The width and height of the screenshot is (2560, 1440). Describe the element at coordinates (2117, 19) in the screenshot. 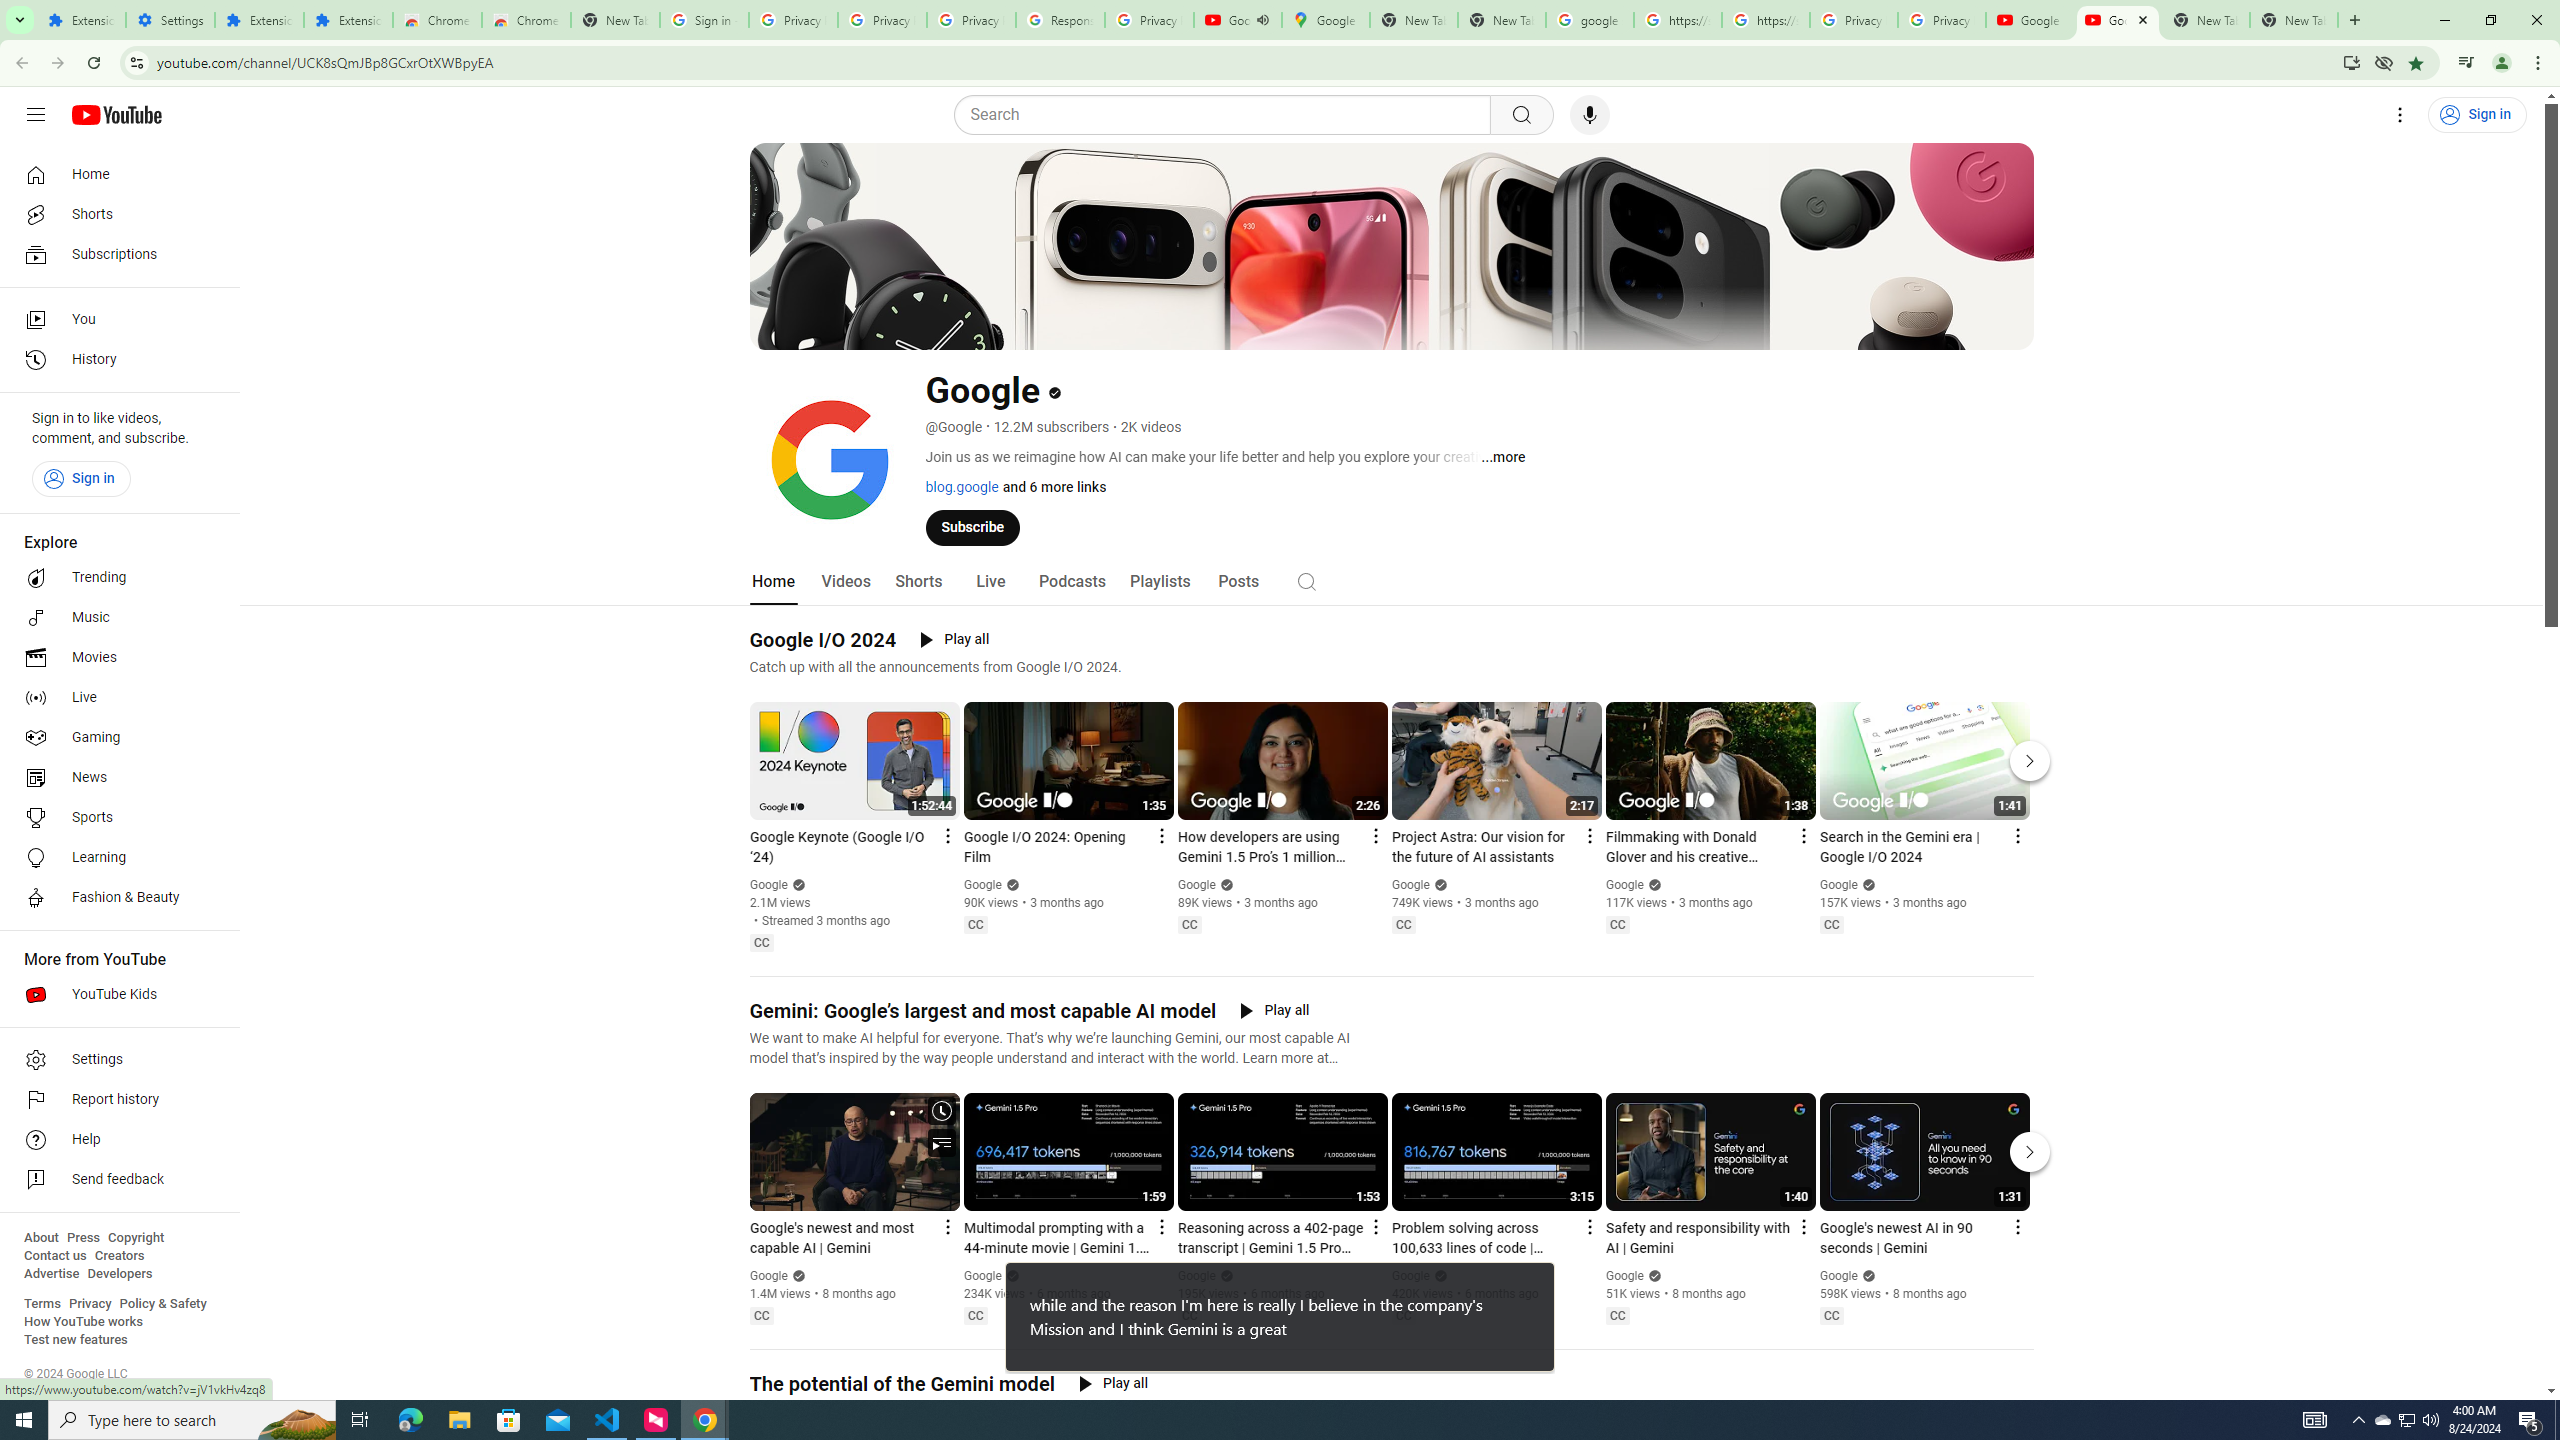

I see `'Google - YouTube'` at that location.